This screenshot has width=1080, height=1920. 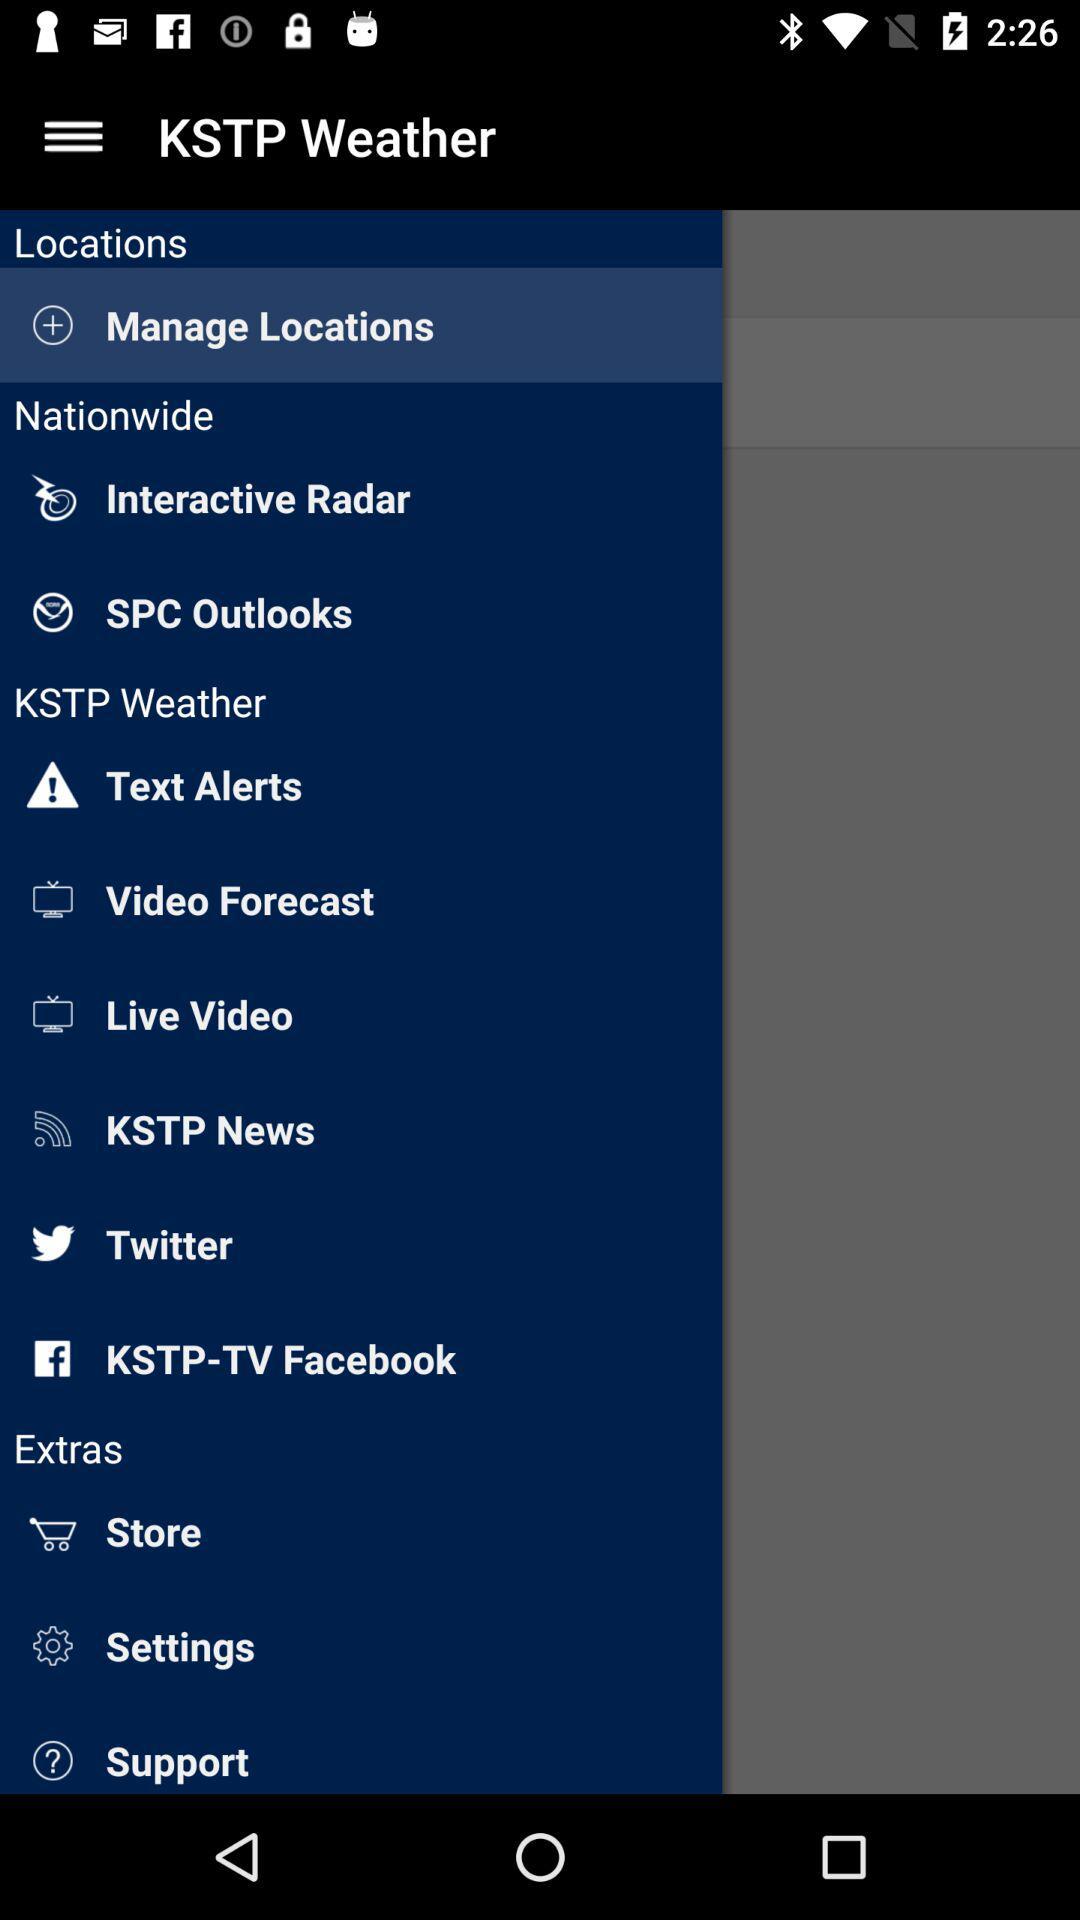 What do you see at coordinates (72, 135) in the screenshot?
I see `the menu icon` at bounding box center [72, 135].